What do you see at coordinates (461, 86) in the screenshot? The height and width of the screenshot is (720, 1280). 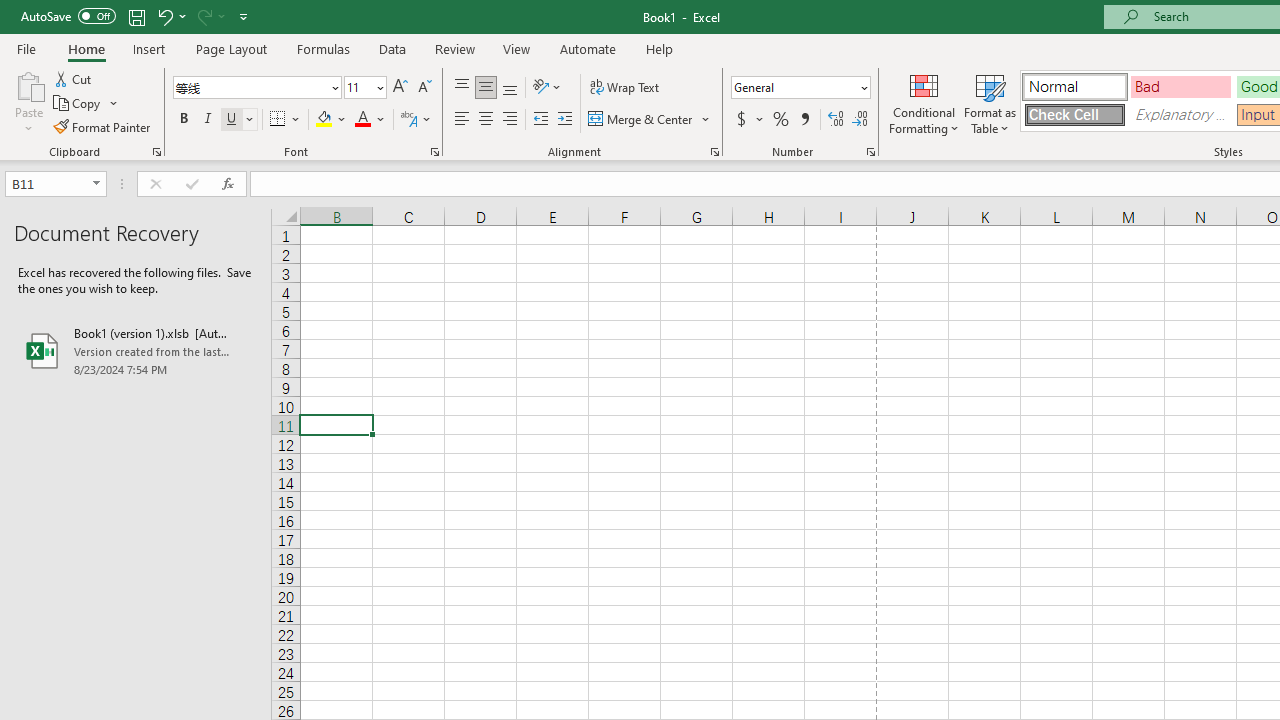 I see `'Top Align'` at bounding box center [461, 86].